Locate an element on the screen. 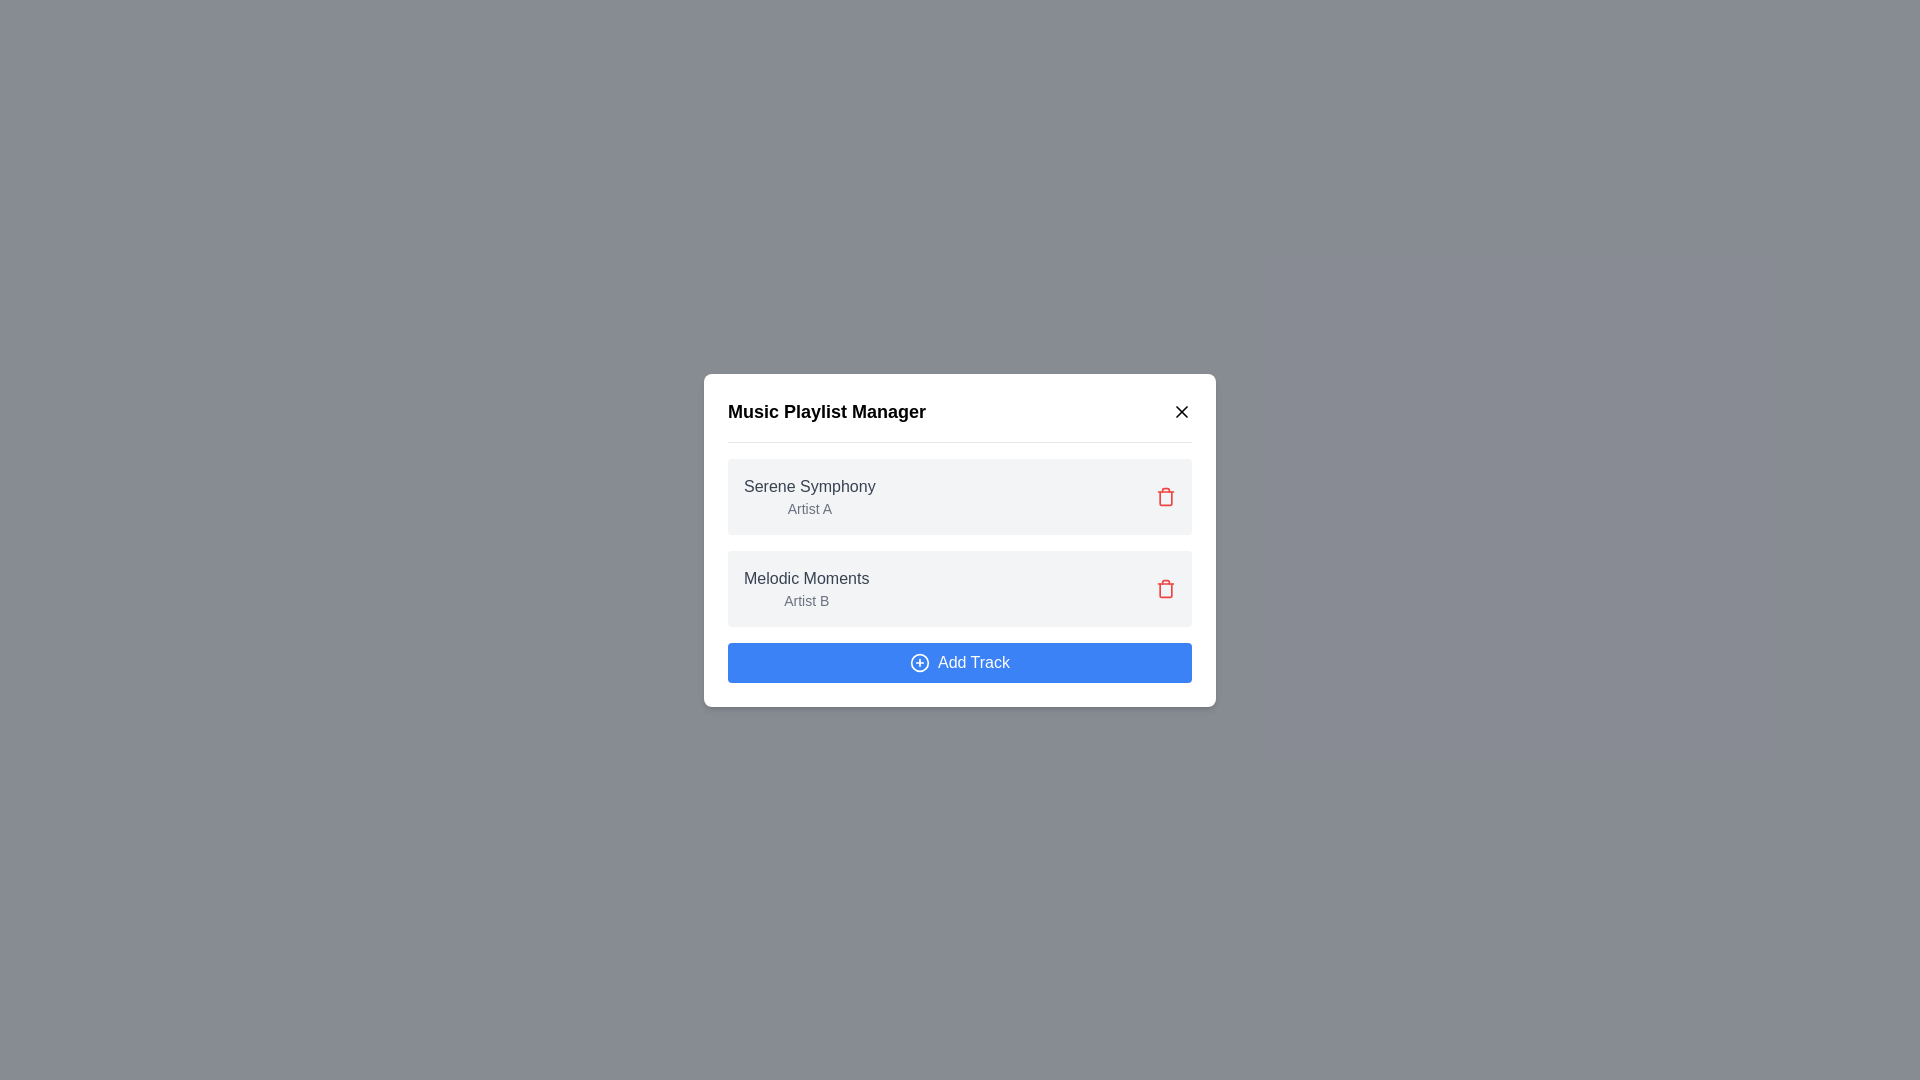  the Text display element that shows the title 'Melodic Moments' and subtitle 'Artist B' is located at coordinates (806, 587).